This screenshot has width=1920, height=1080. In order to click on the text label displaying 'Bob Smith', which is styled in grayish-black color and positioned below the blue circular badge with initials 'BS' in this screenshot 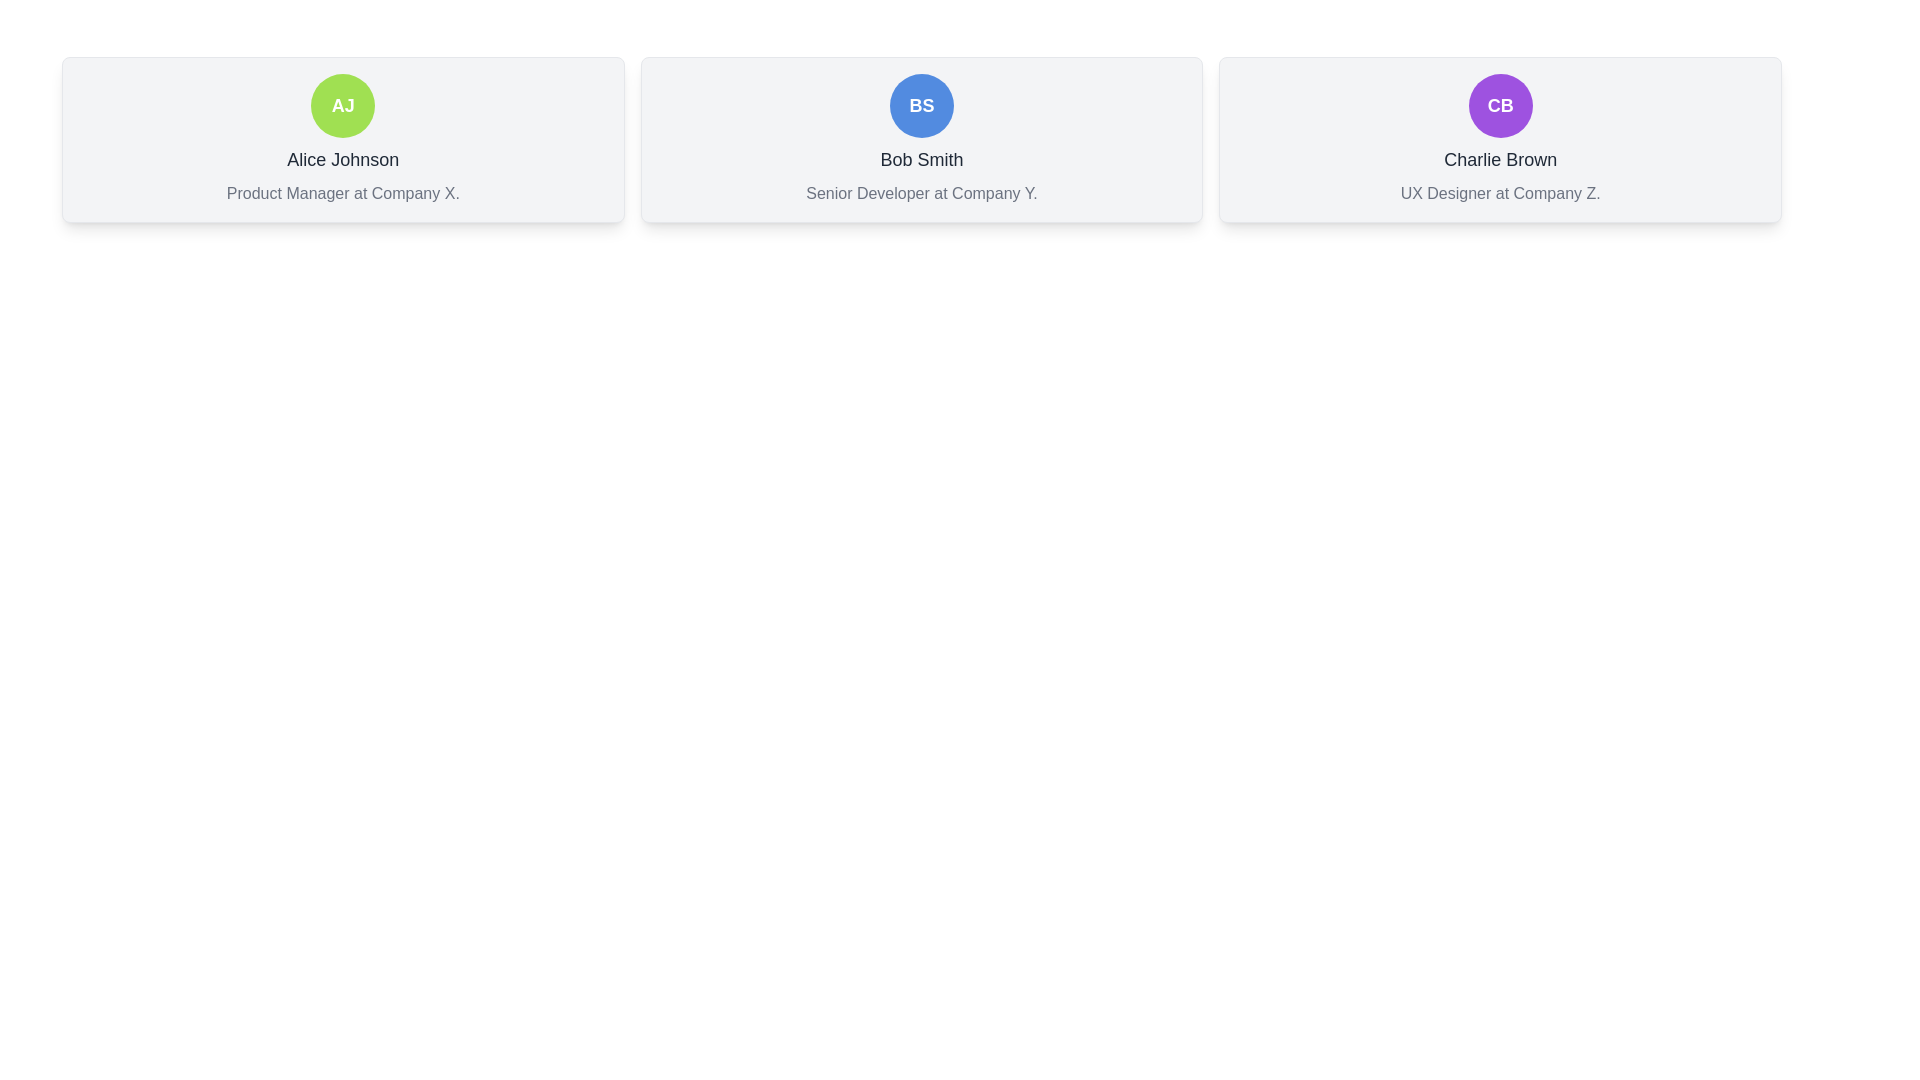, I will do `click(920, 158)`.